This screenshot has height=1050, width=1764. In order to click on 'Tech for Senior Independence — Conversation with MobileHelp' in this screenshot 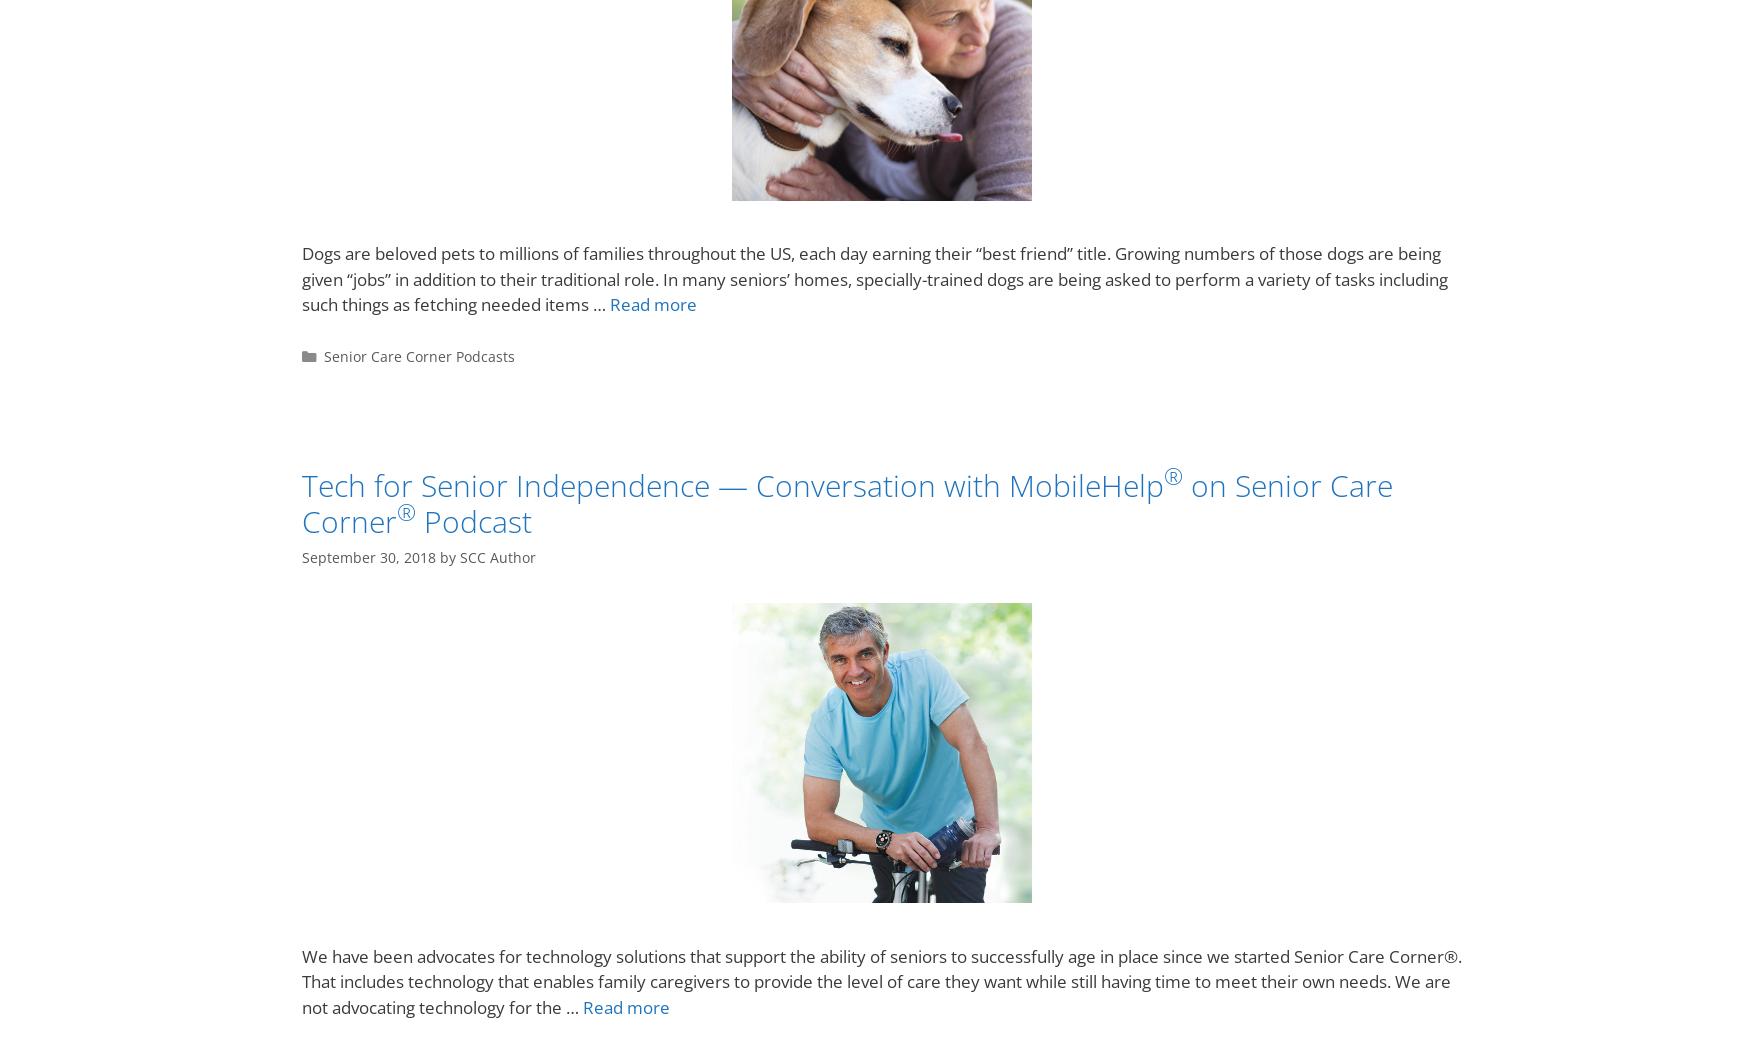, I will do `click(732, 485)`.